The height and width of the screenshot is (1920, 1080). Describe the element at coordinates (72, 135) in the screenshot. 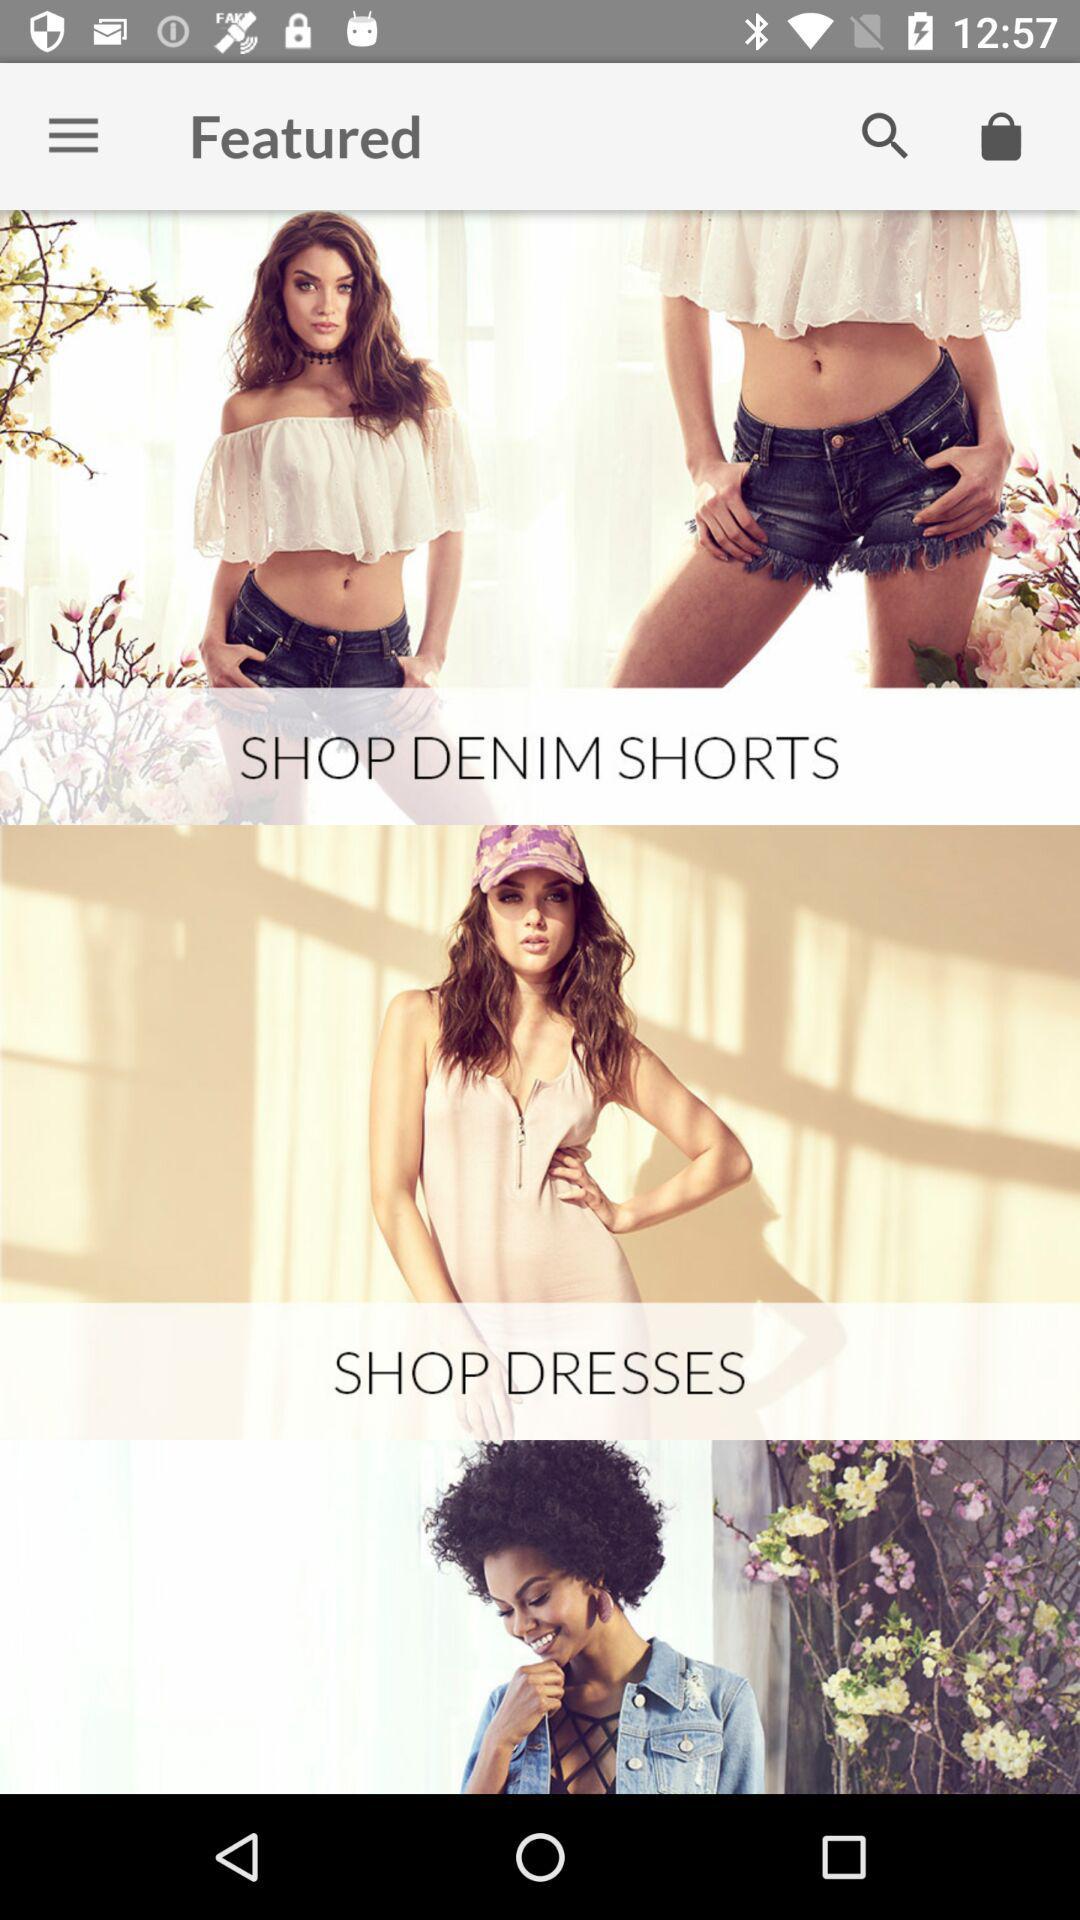

I see `options button` at that location.